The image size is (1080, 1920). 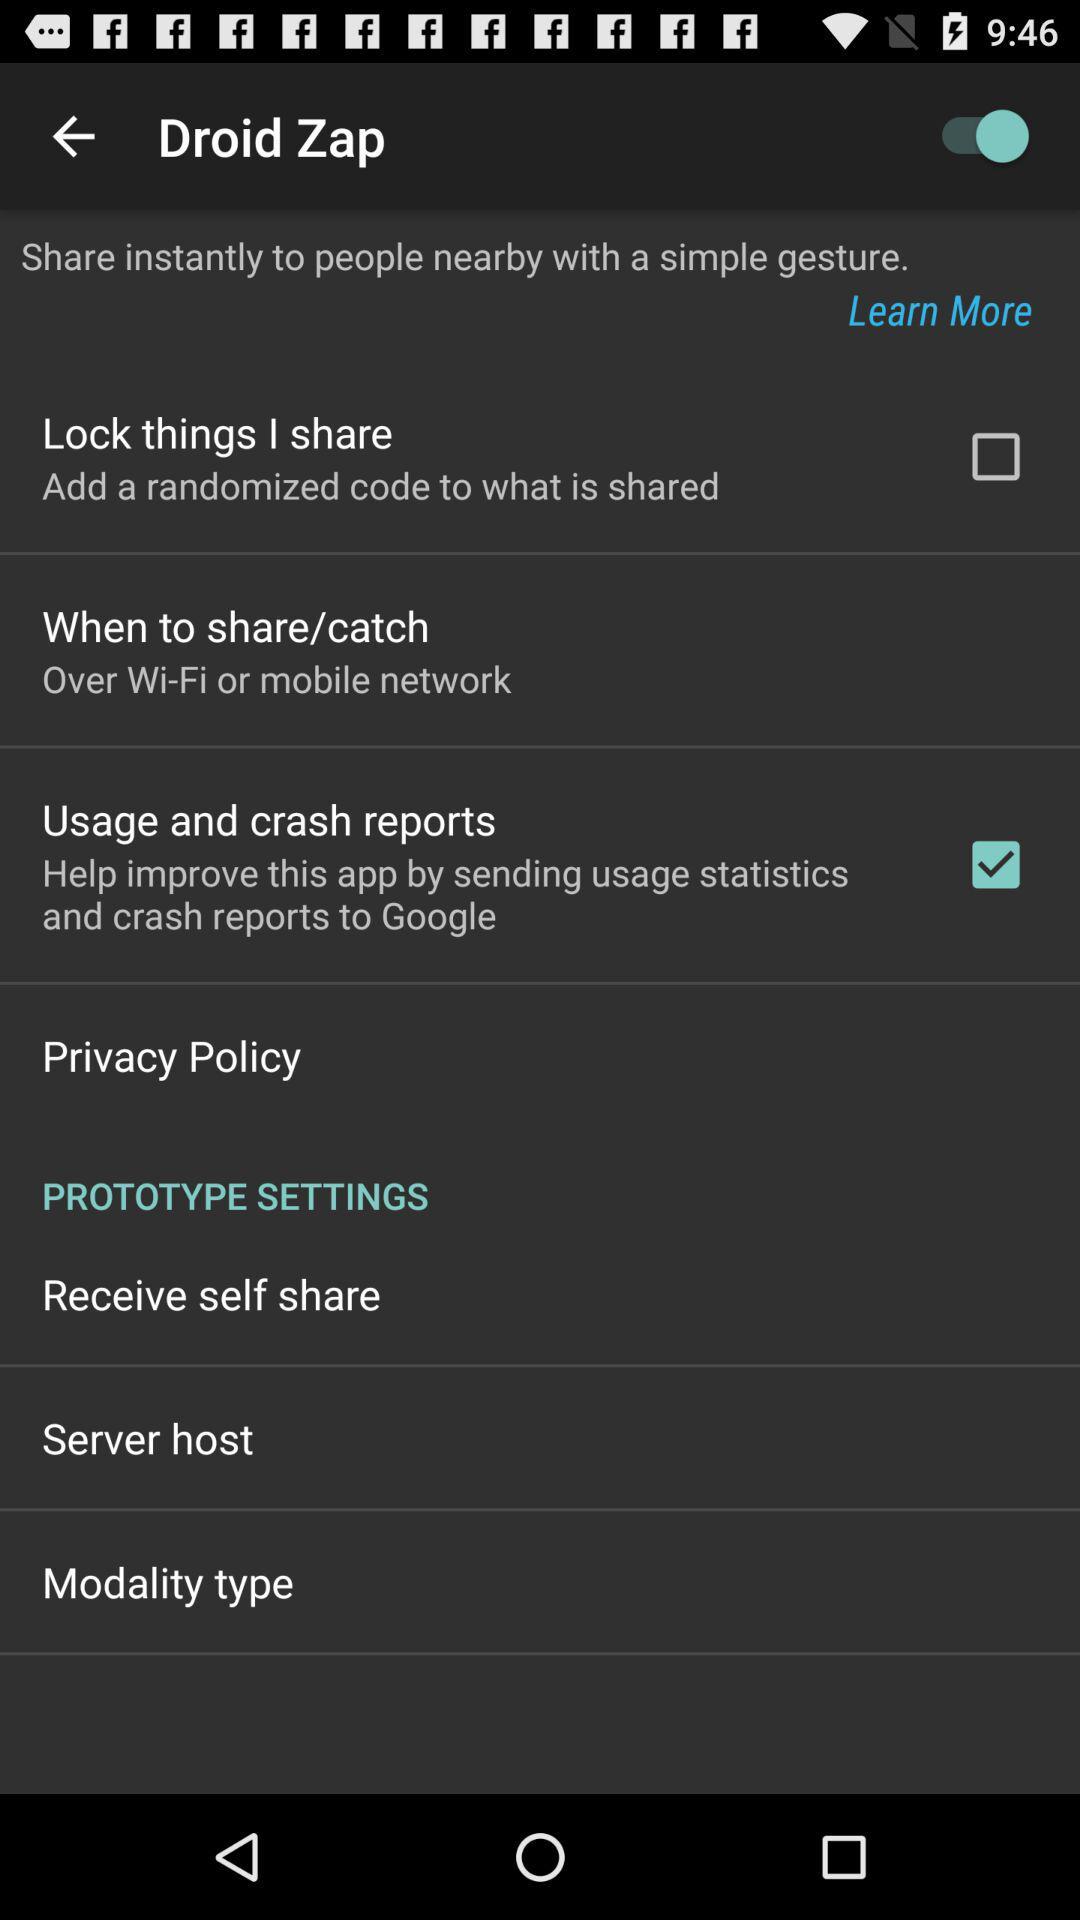 I want to click on the app above the share instantly to app, so click(x=72, y=135).